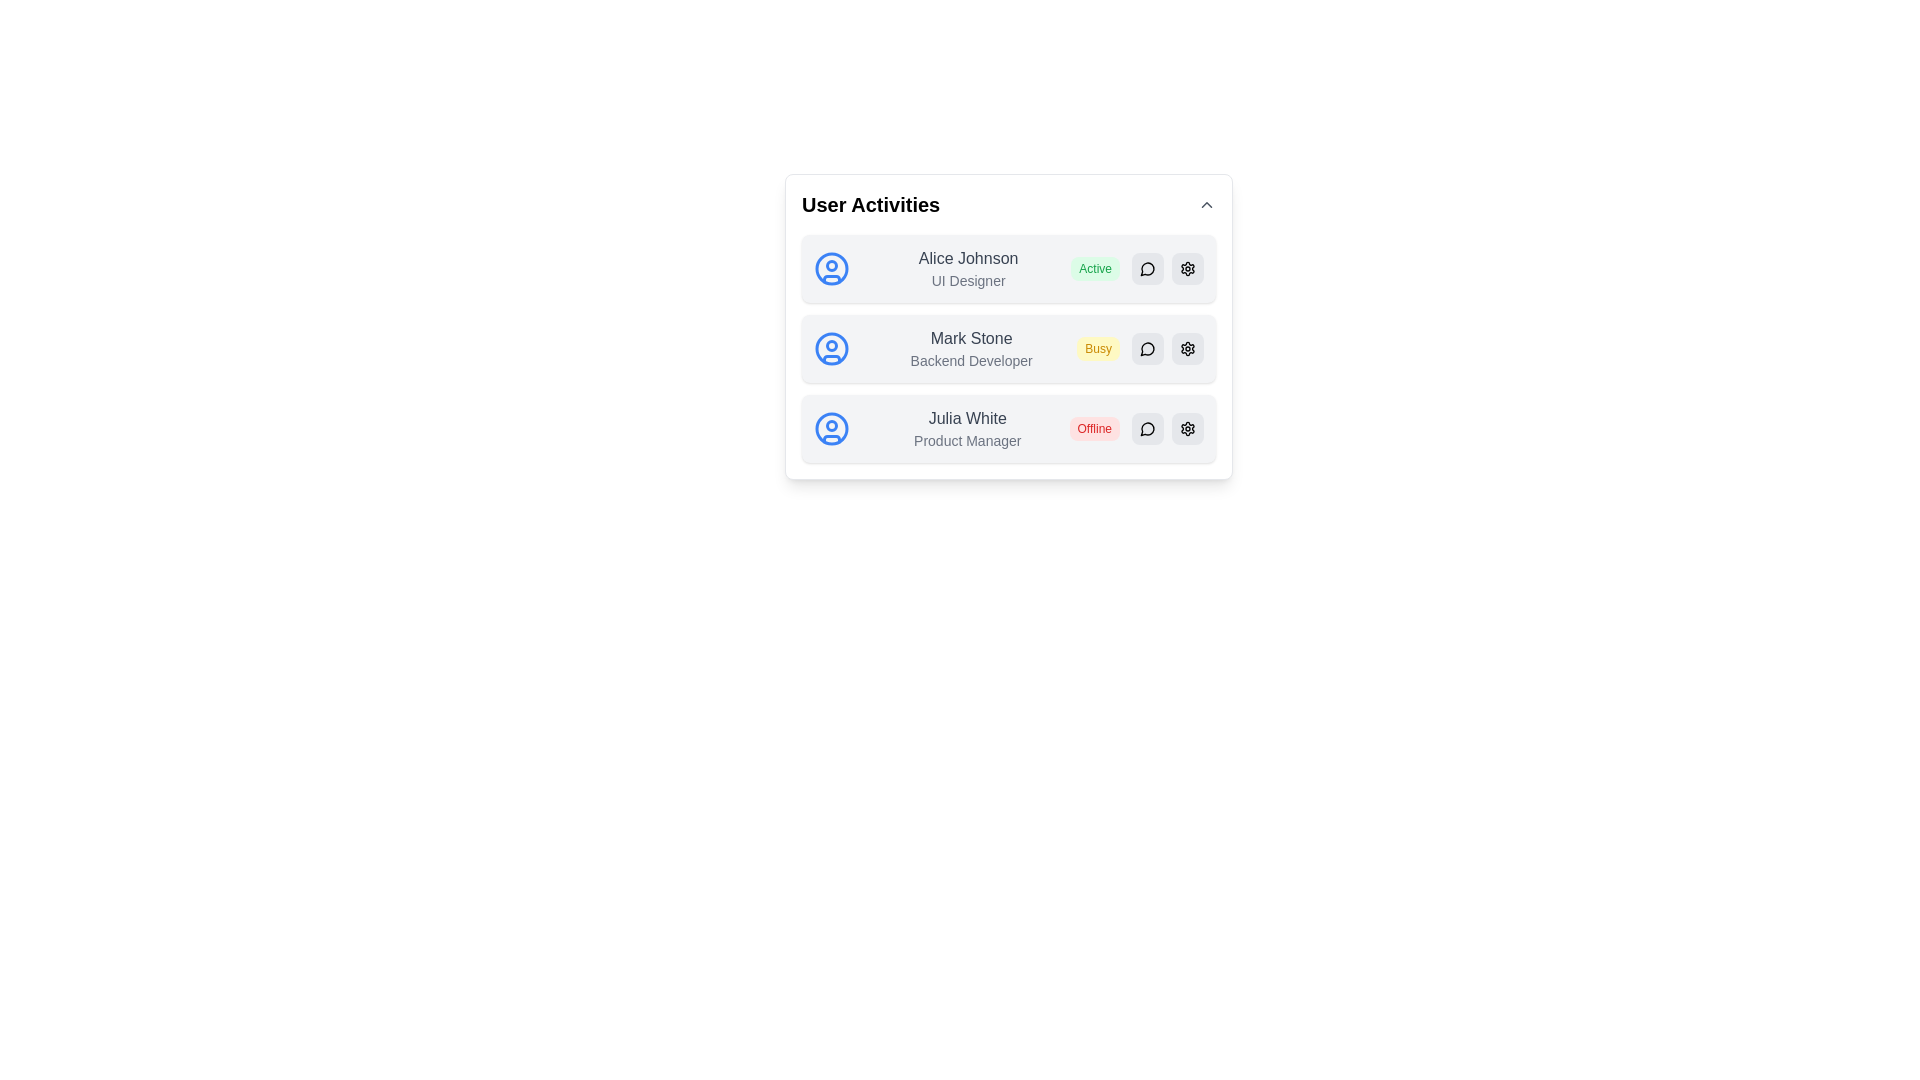 The height and width of the screenshot is (1080, 1920). Describe the element at coordinates (971, 338) in the screenshot. I see `displayed name 'Mark Stone' from the text label located in the middle slot of the vertically stacked list within the 'User Activities' card` at that location.